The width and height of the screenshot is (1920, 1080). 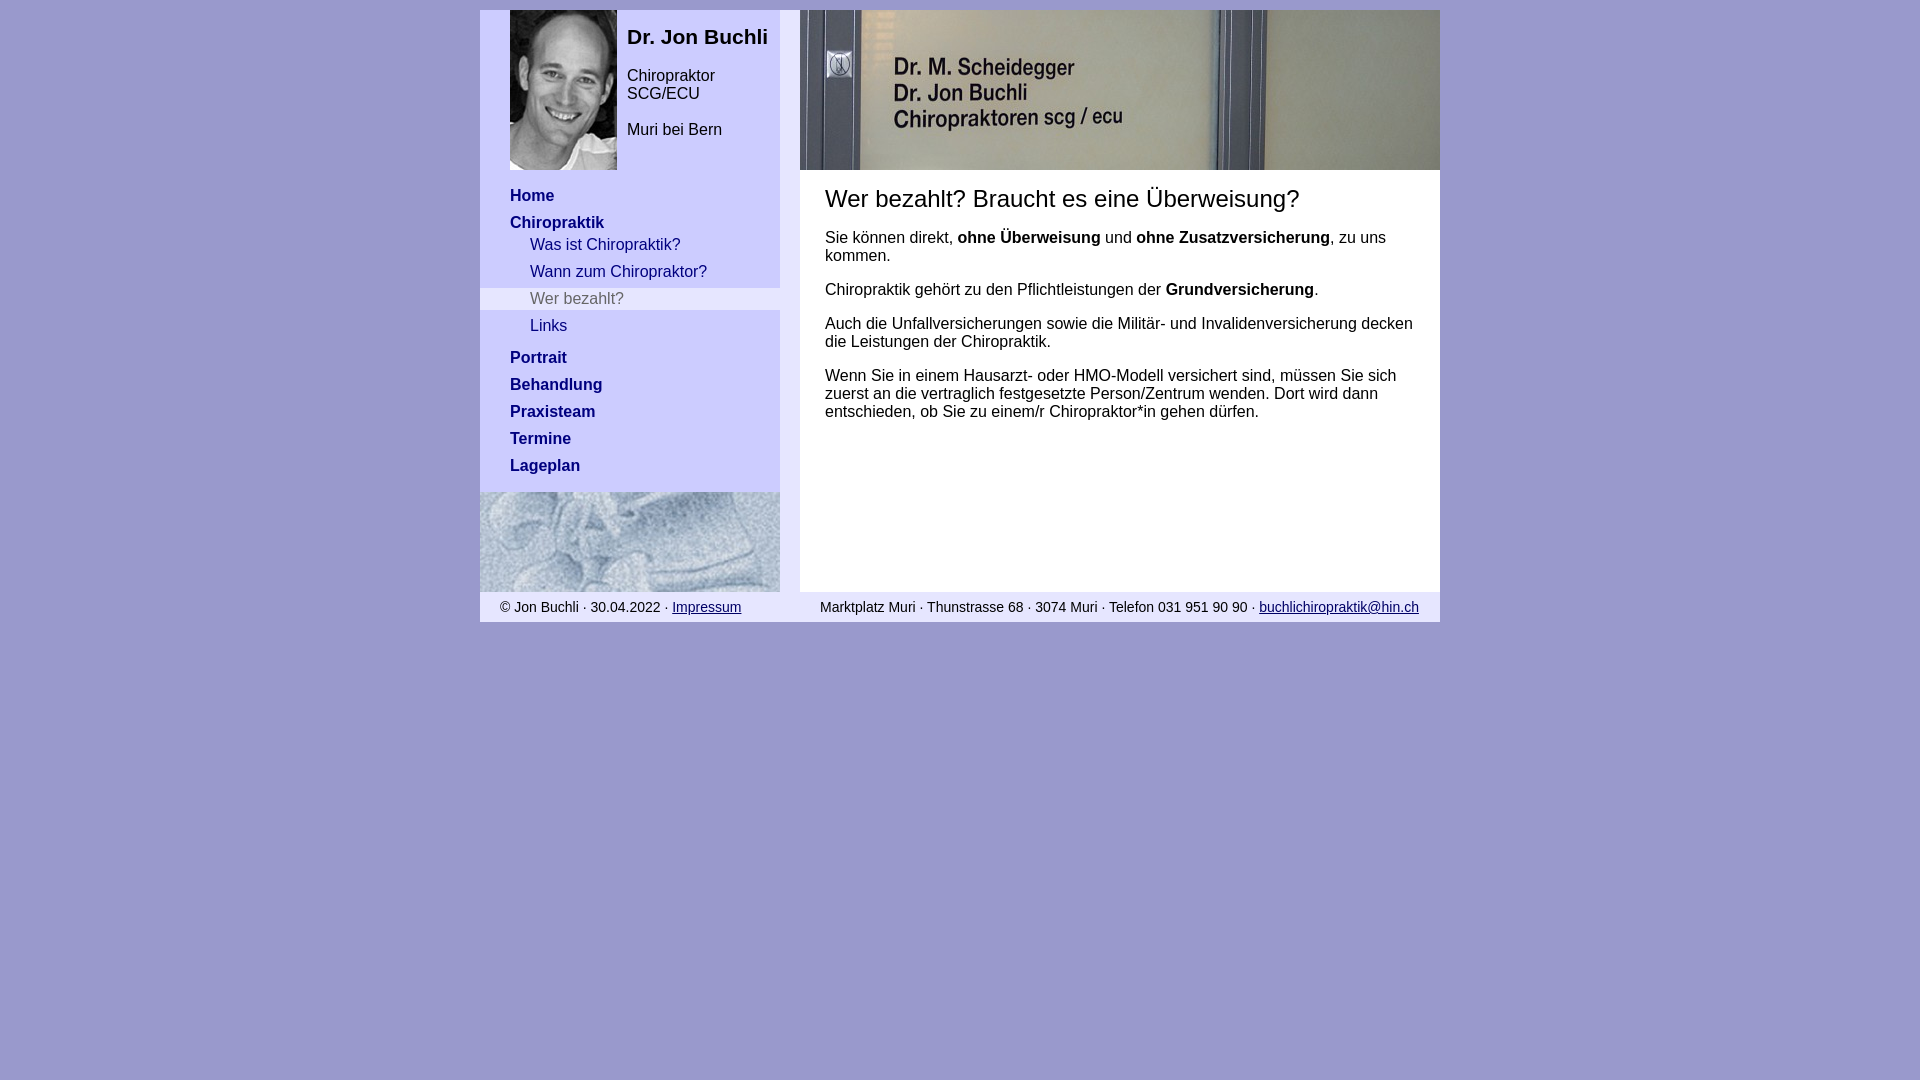 What do you see at coordinates (628, 244) in the screenshot?
I see `'Was ist Chiropraktik?'` at bounding box center [628, 244].